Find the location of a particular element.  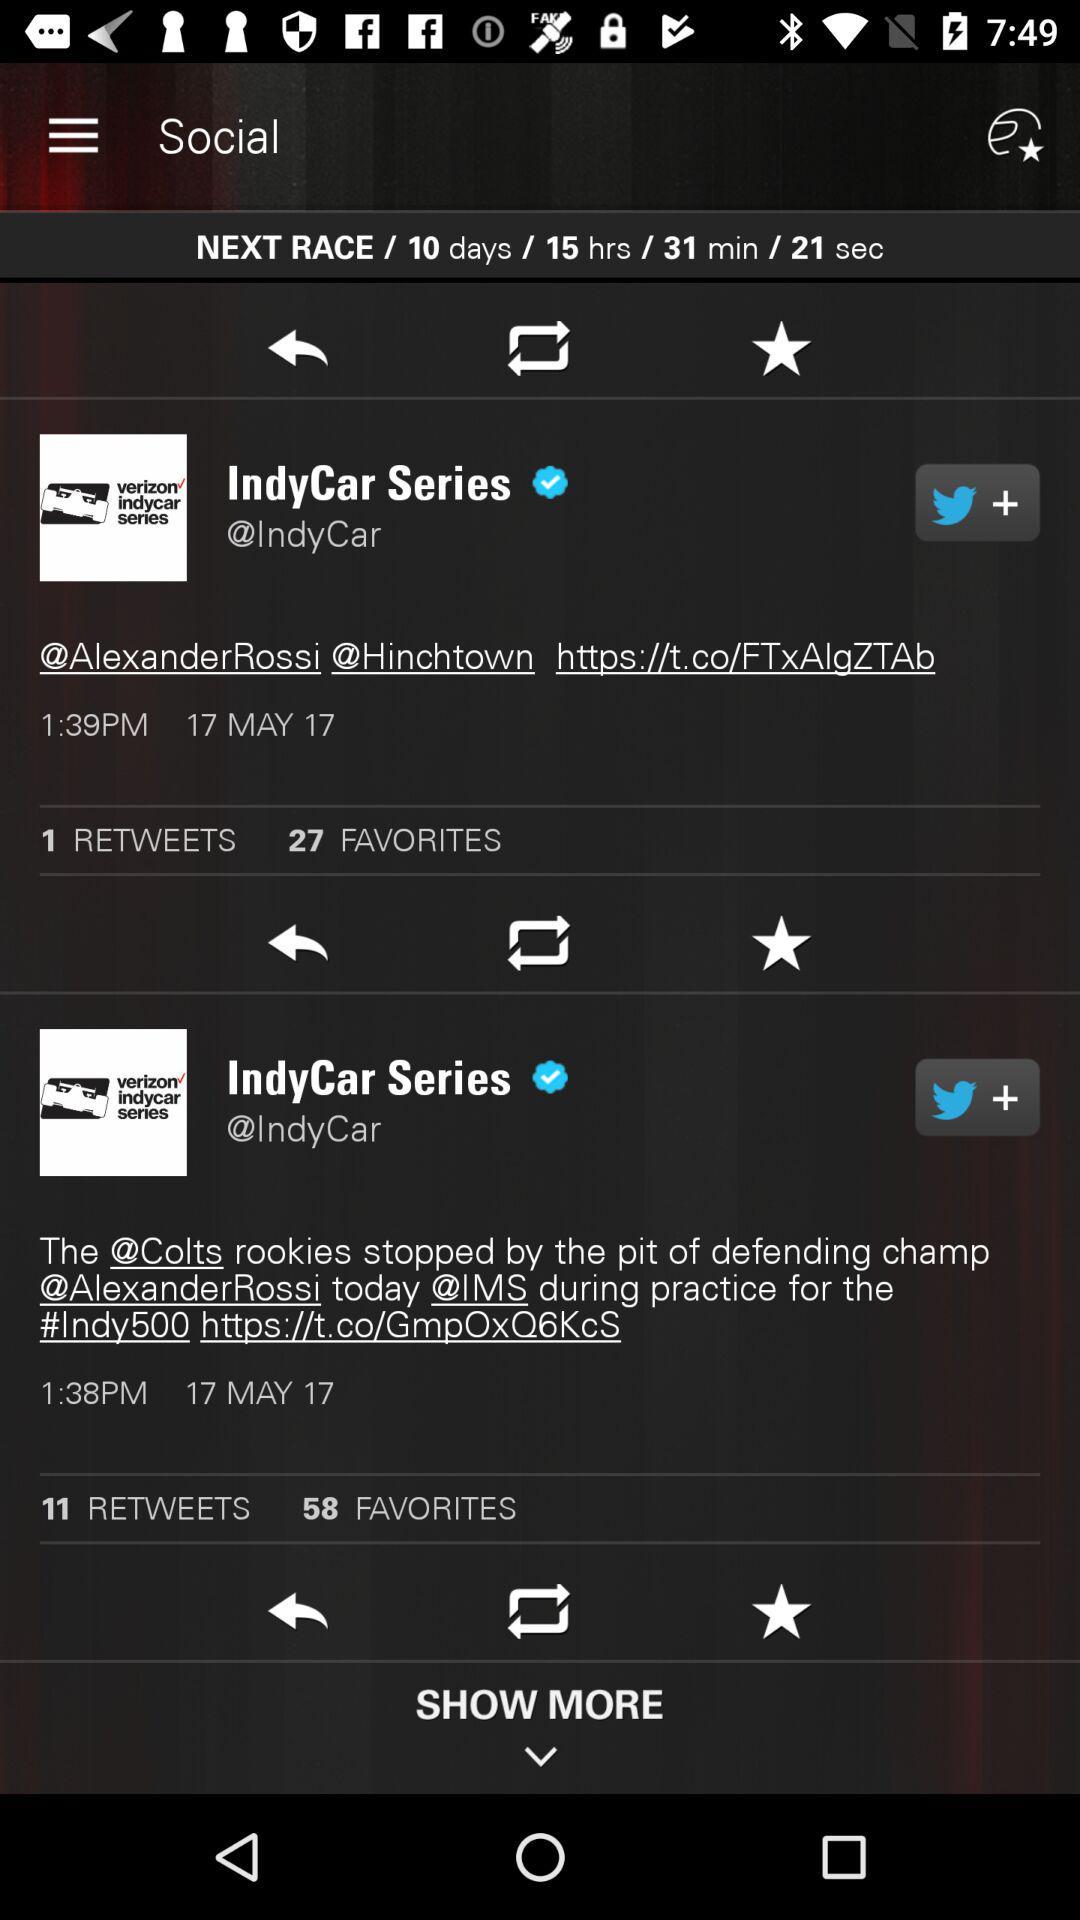

the forward option below 27 favorites is located at coordinates (297, 948).